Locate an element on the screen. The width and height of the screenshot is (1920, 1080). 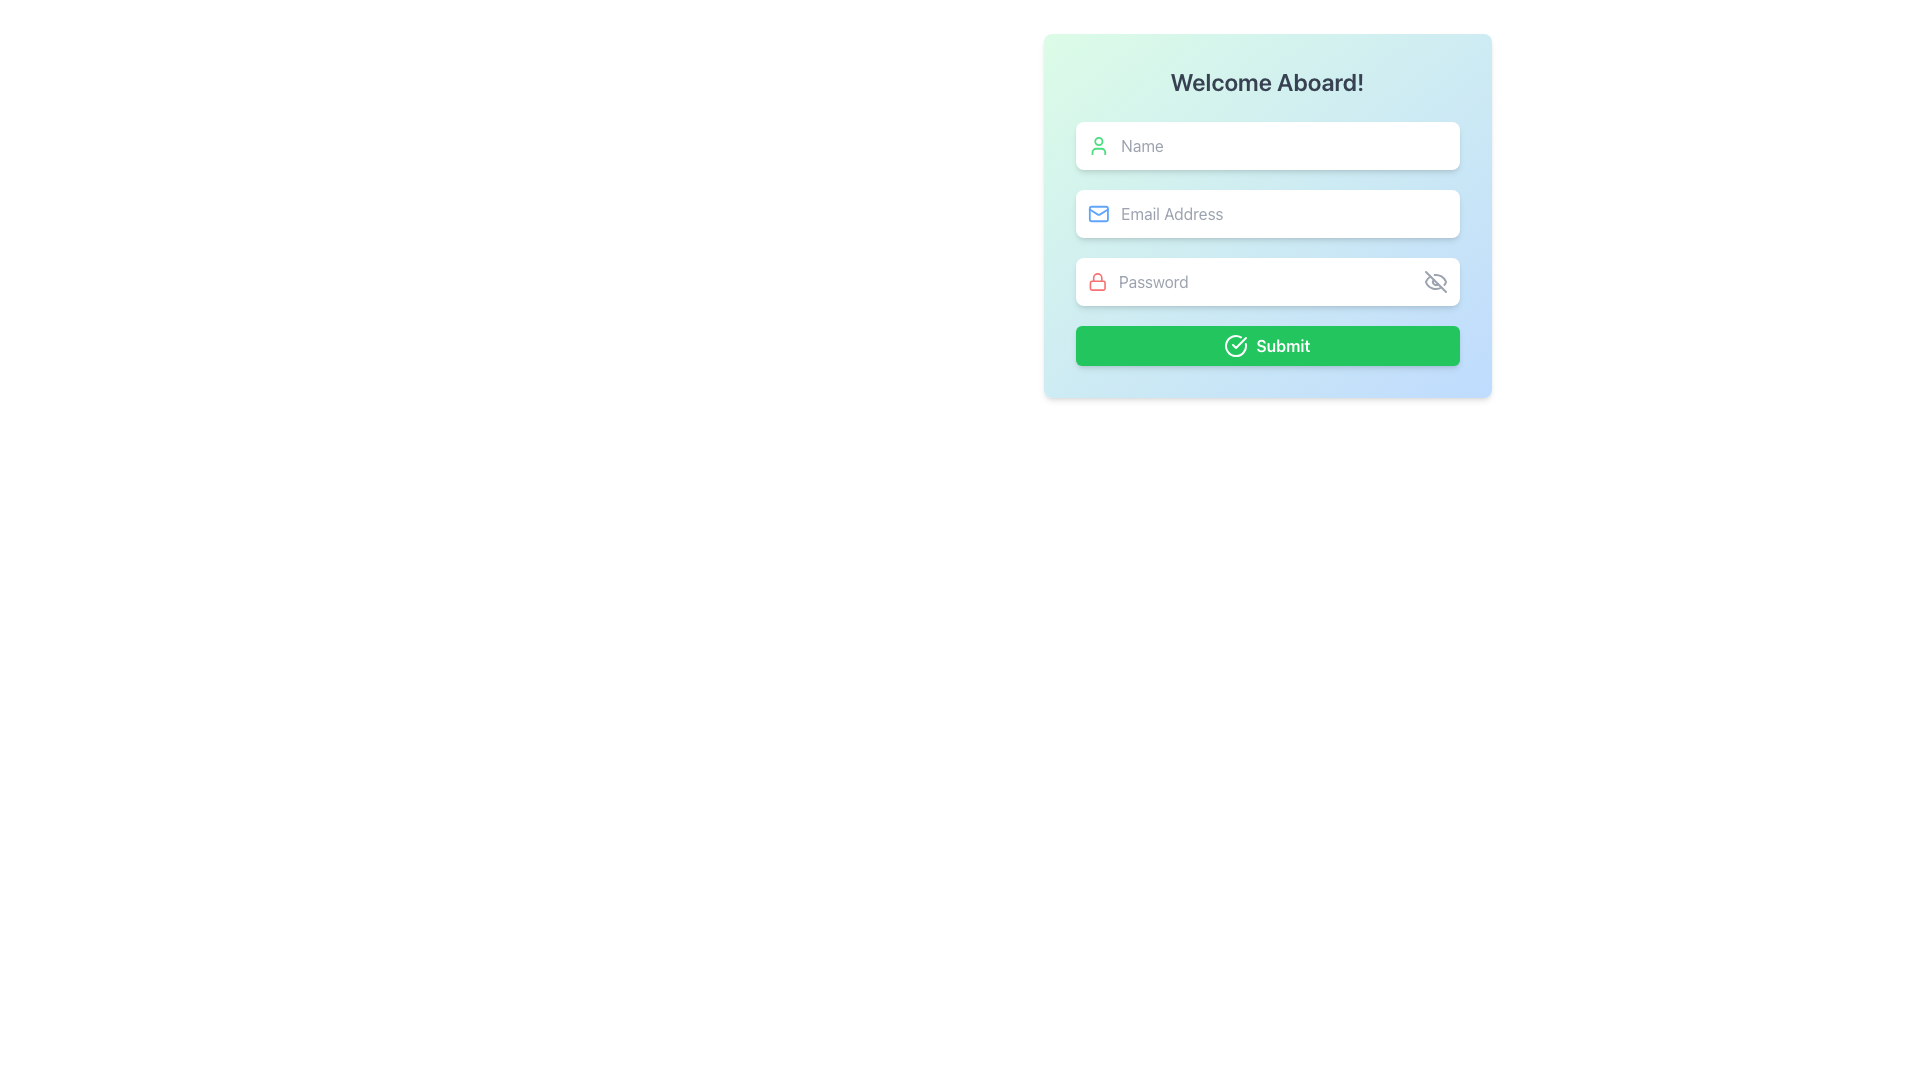
the circular check icon within the 'Submit' button, which is a vector-based graphic element with a white background and green border is located at coordinates (1235, 345).